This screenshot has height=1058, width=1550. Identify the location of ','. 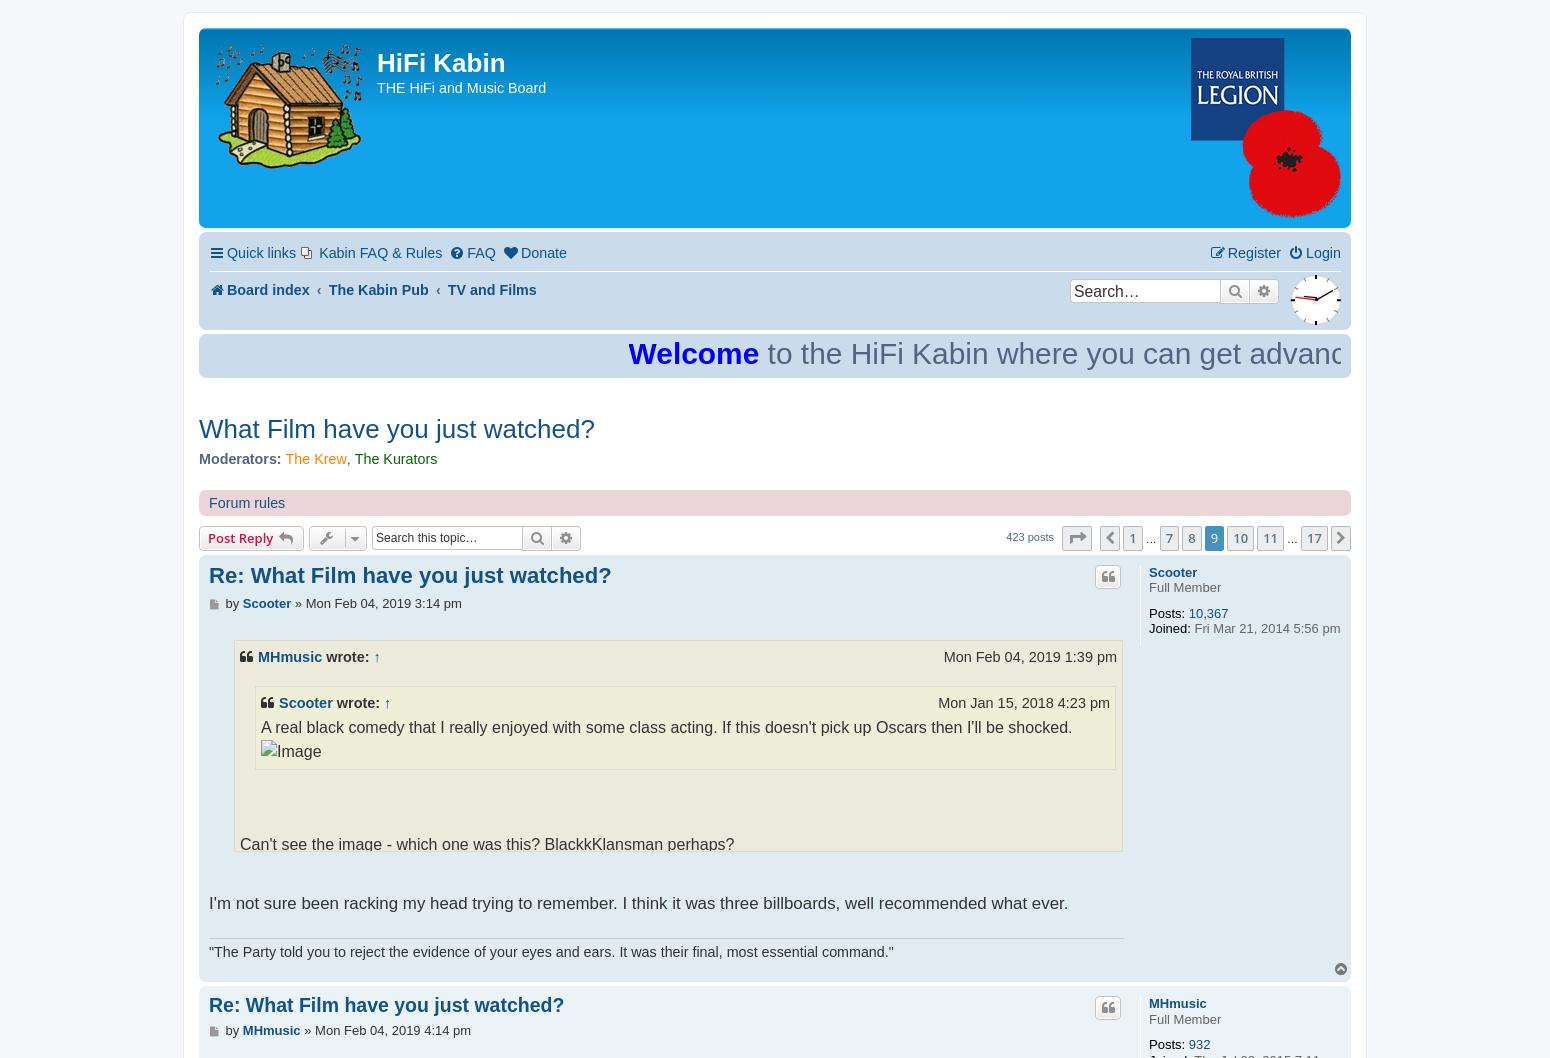
(348, 457).